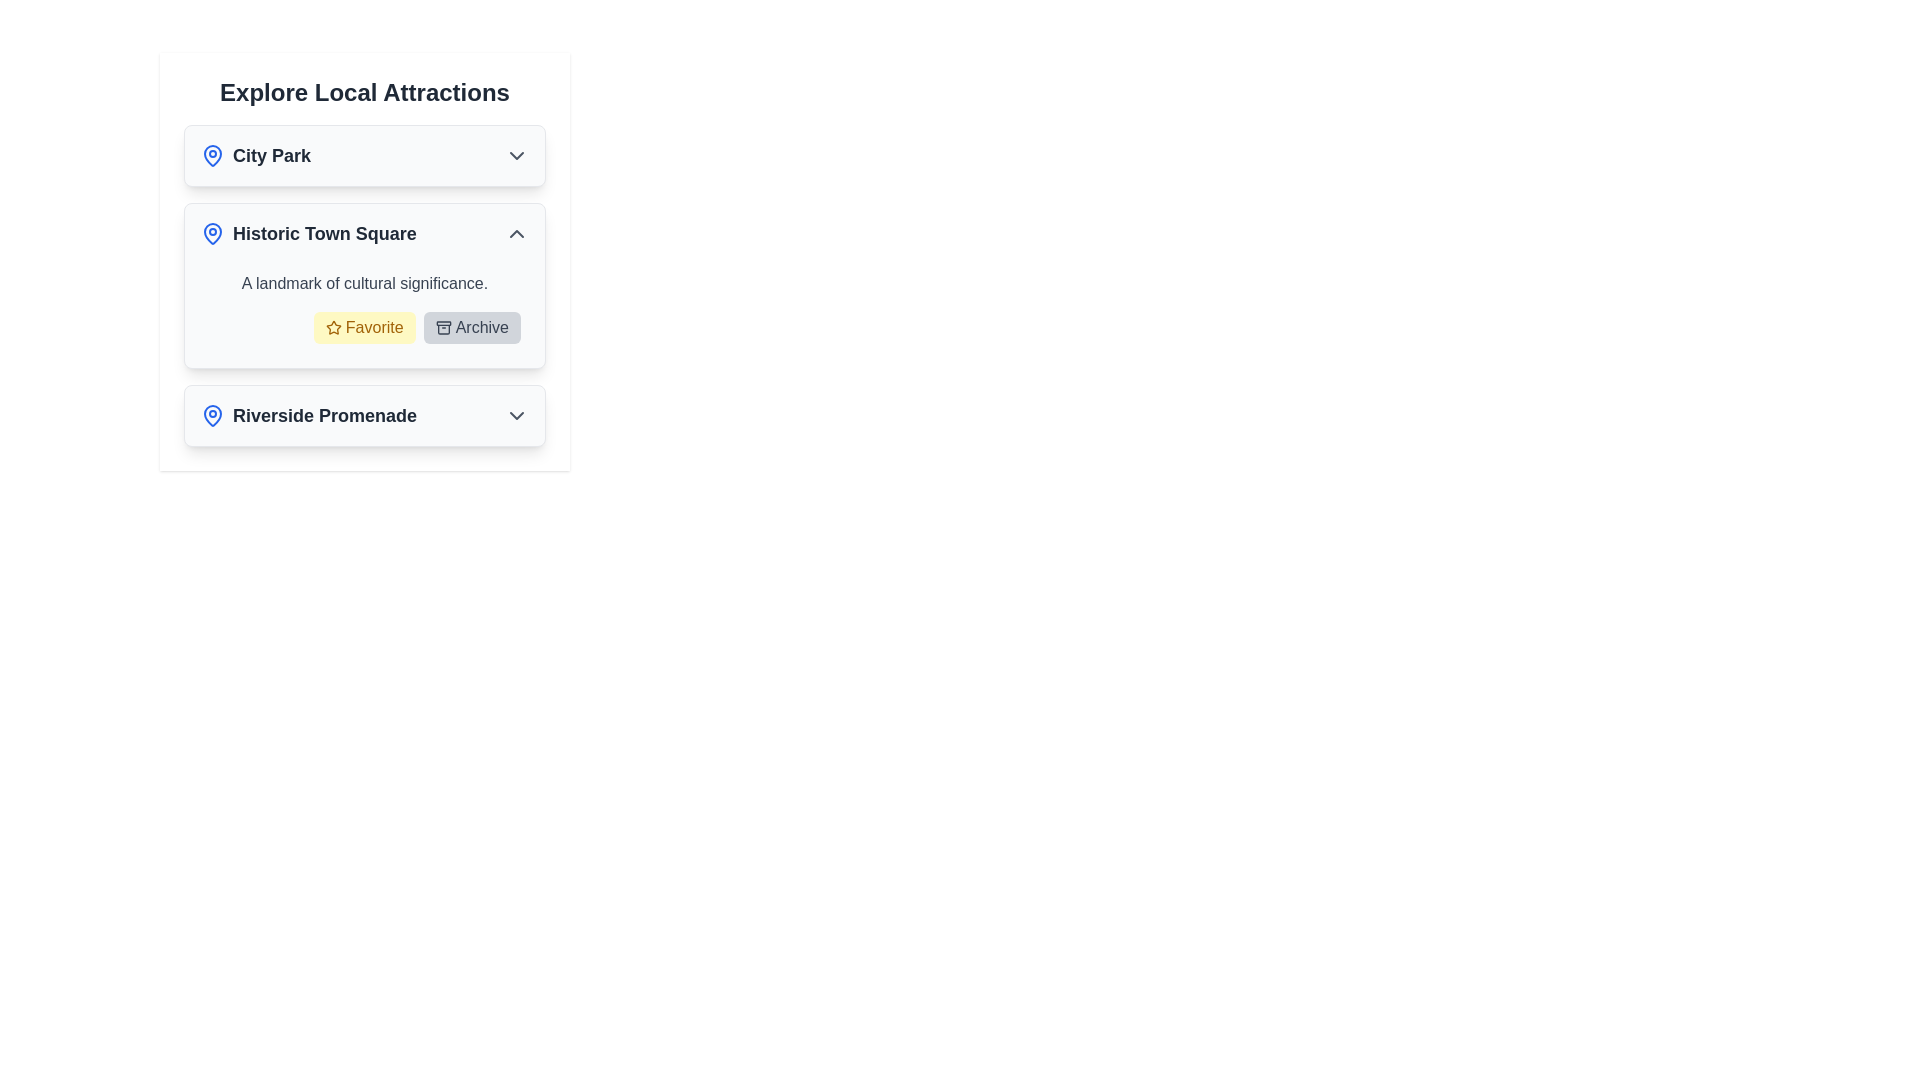 This screenshot has height=1080, width=1920. I want to click on the List Item with Expandable Details for 'Riverside Promenade', so click(364, 415).